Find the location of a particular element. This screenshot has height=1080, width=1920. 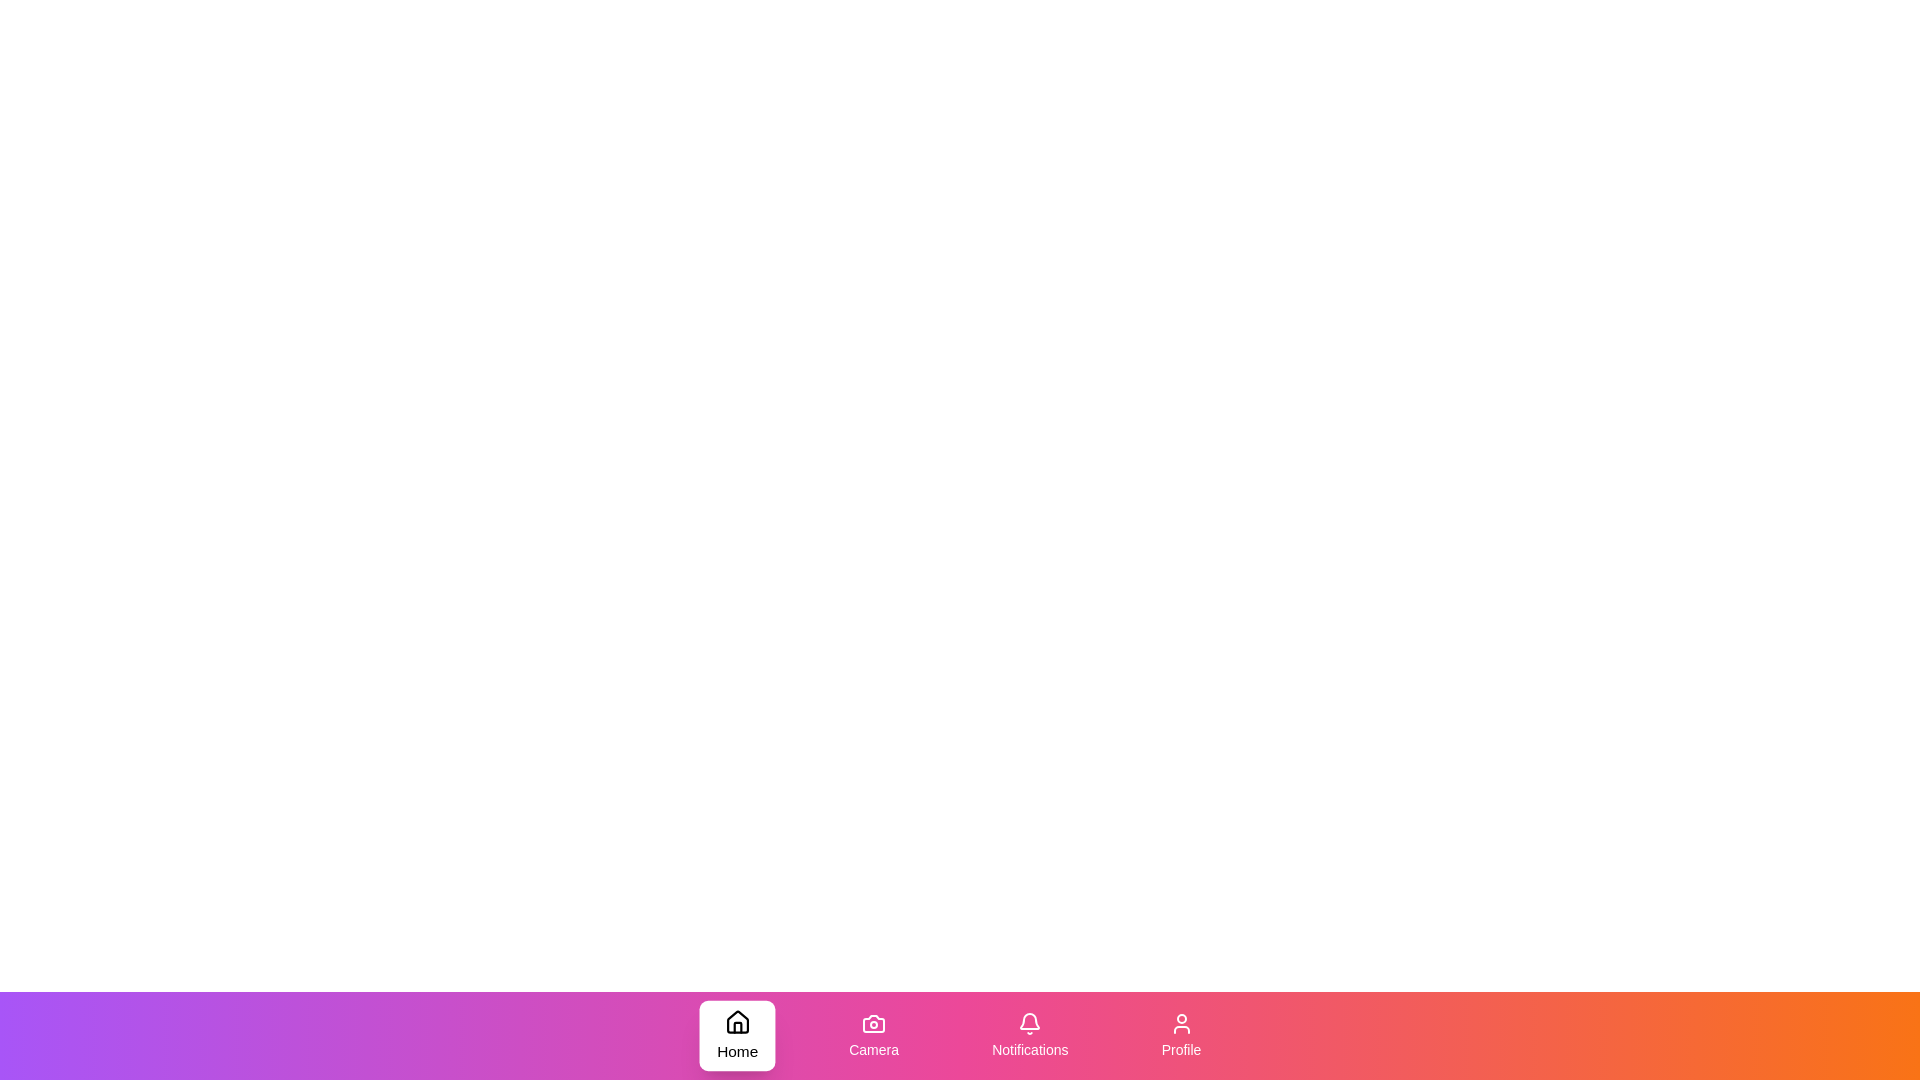

the Camera tab in the bottom navigation is located at coordinates (874, 1035).